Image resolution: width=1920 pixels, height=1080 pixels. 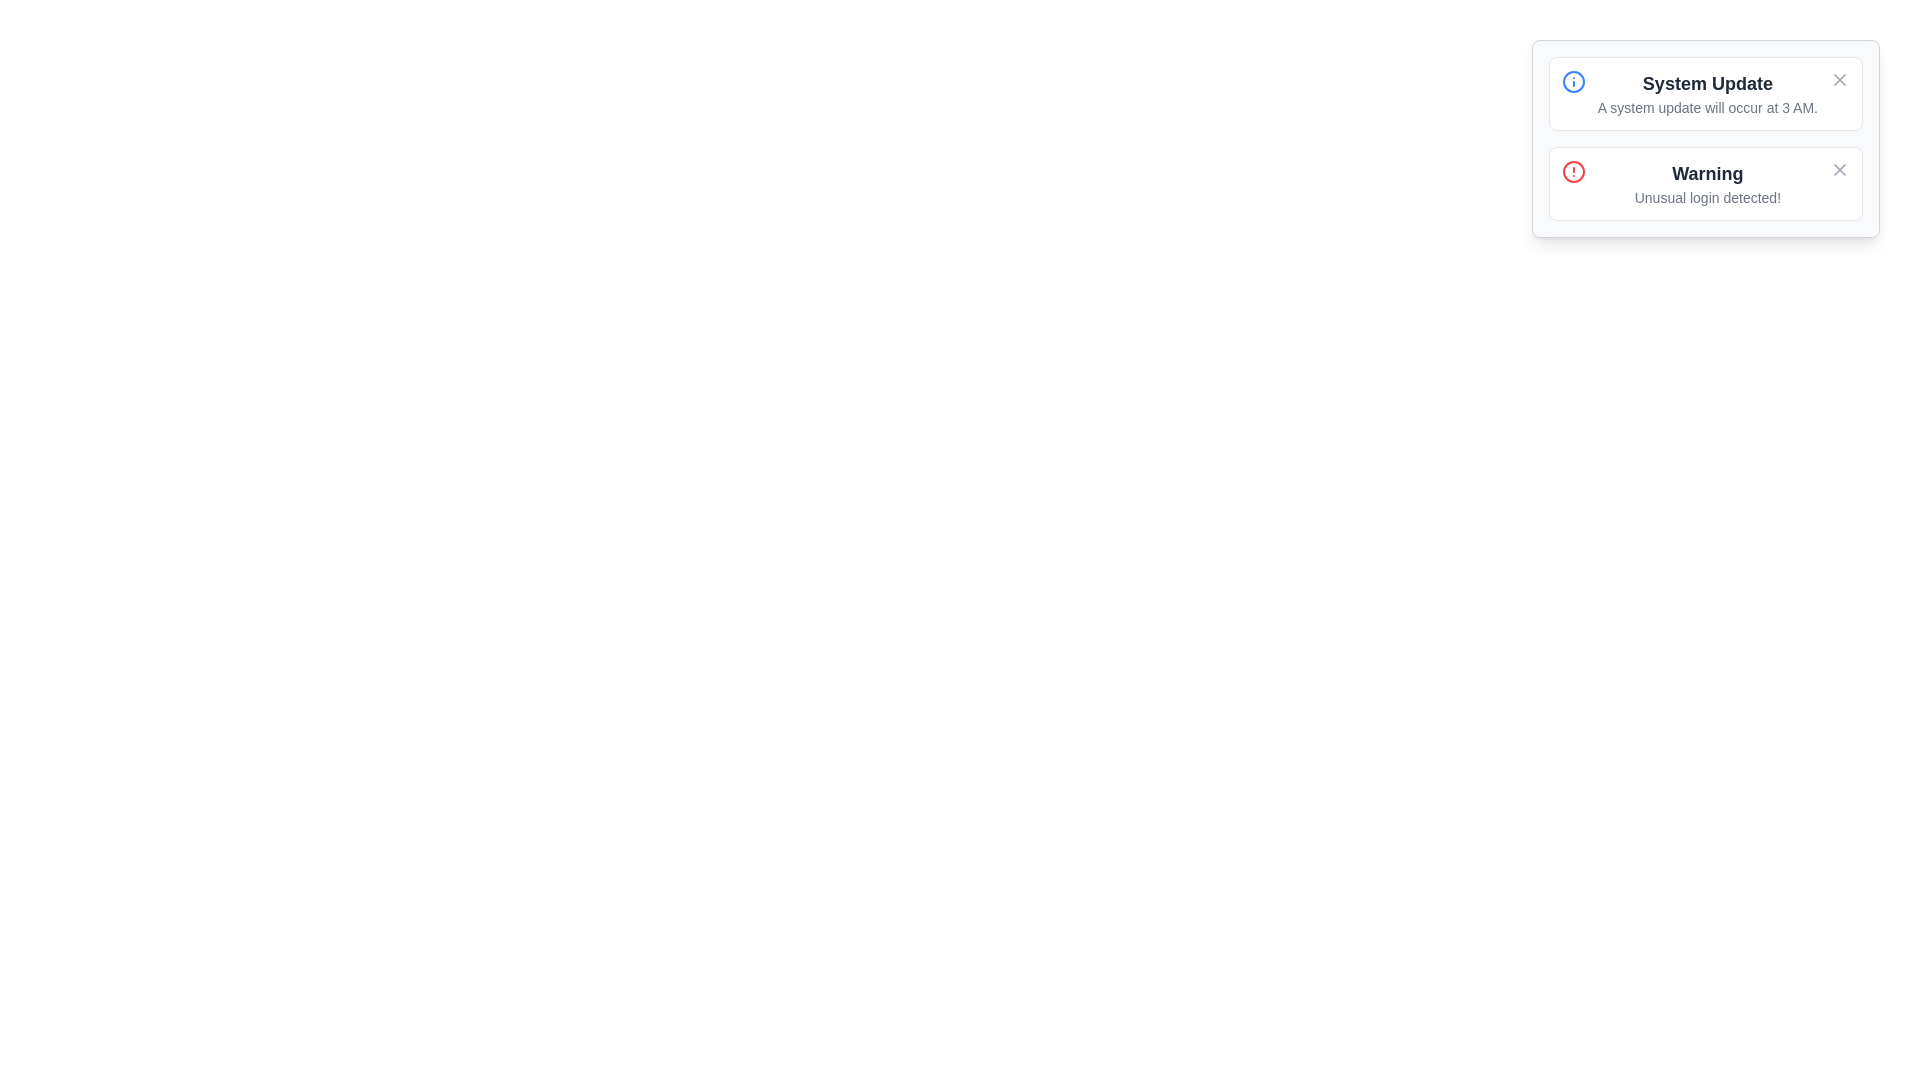 I want to click on the close button represented by an 'X' in the top-right corner of the 'System Update' message card, so click(x=1839, y=79).